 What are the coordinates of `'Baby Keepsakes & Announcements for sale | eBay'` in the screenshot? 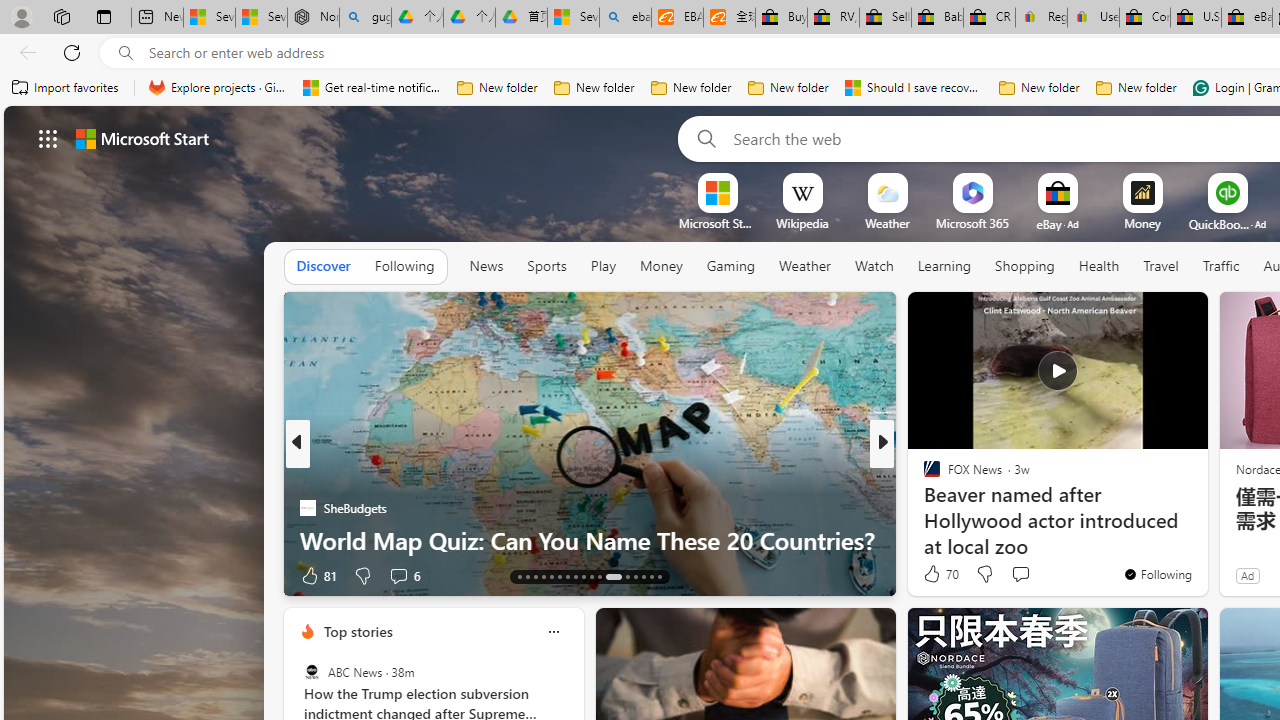 It's located at (935, 17).